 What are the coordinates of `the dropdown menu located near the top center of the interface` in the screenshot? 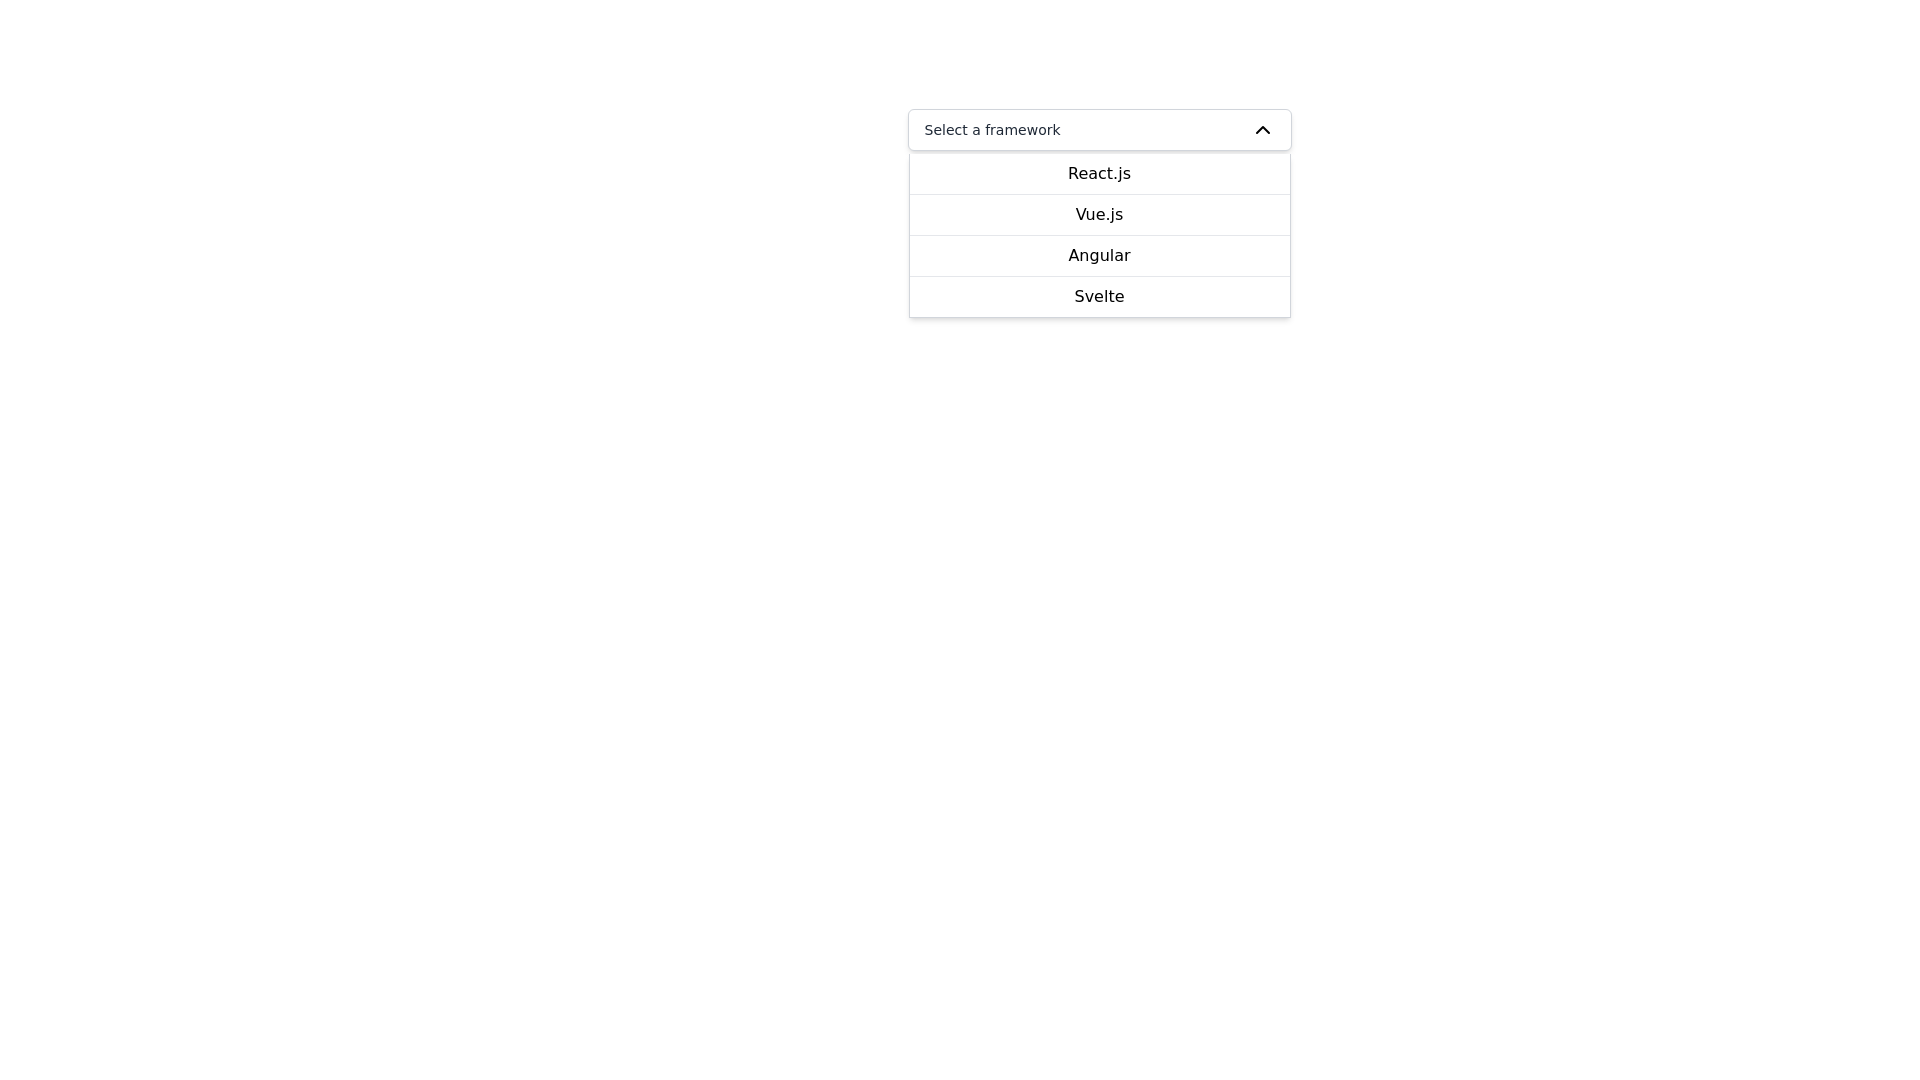 It's located at (1098, 130).